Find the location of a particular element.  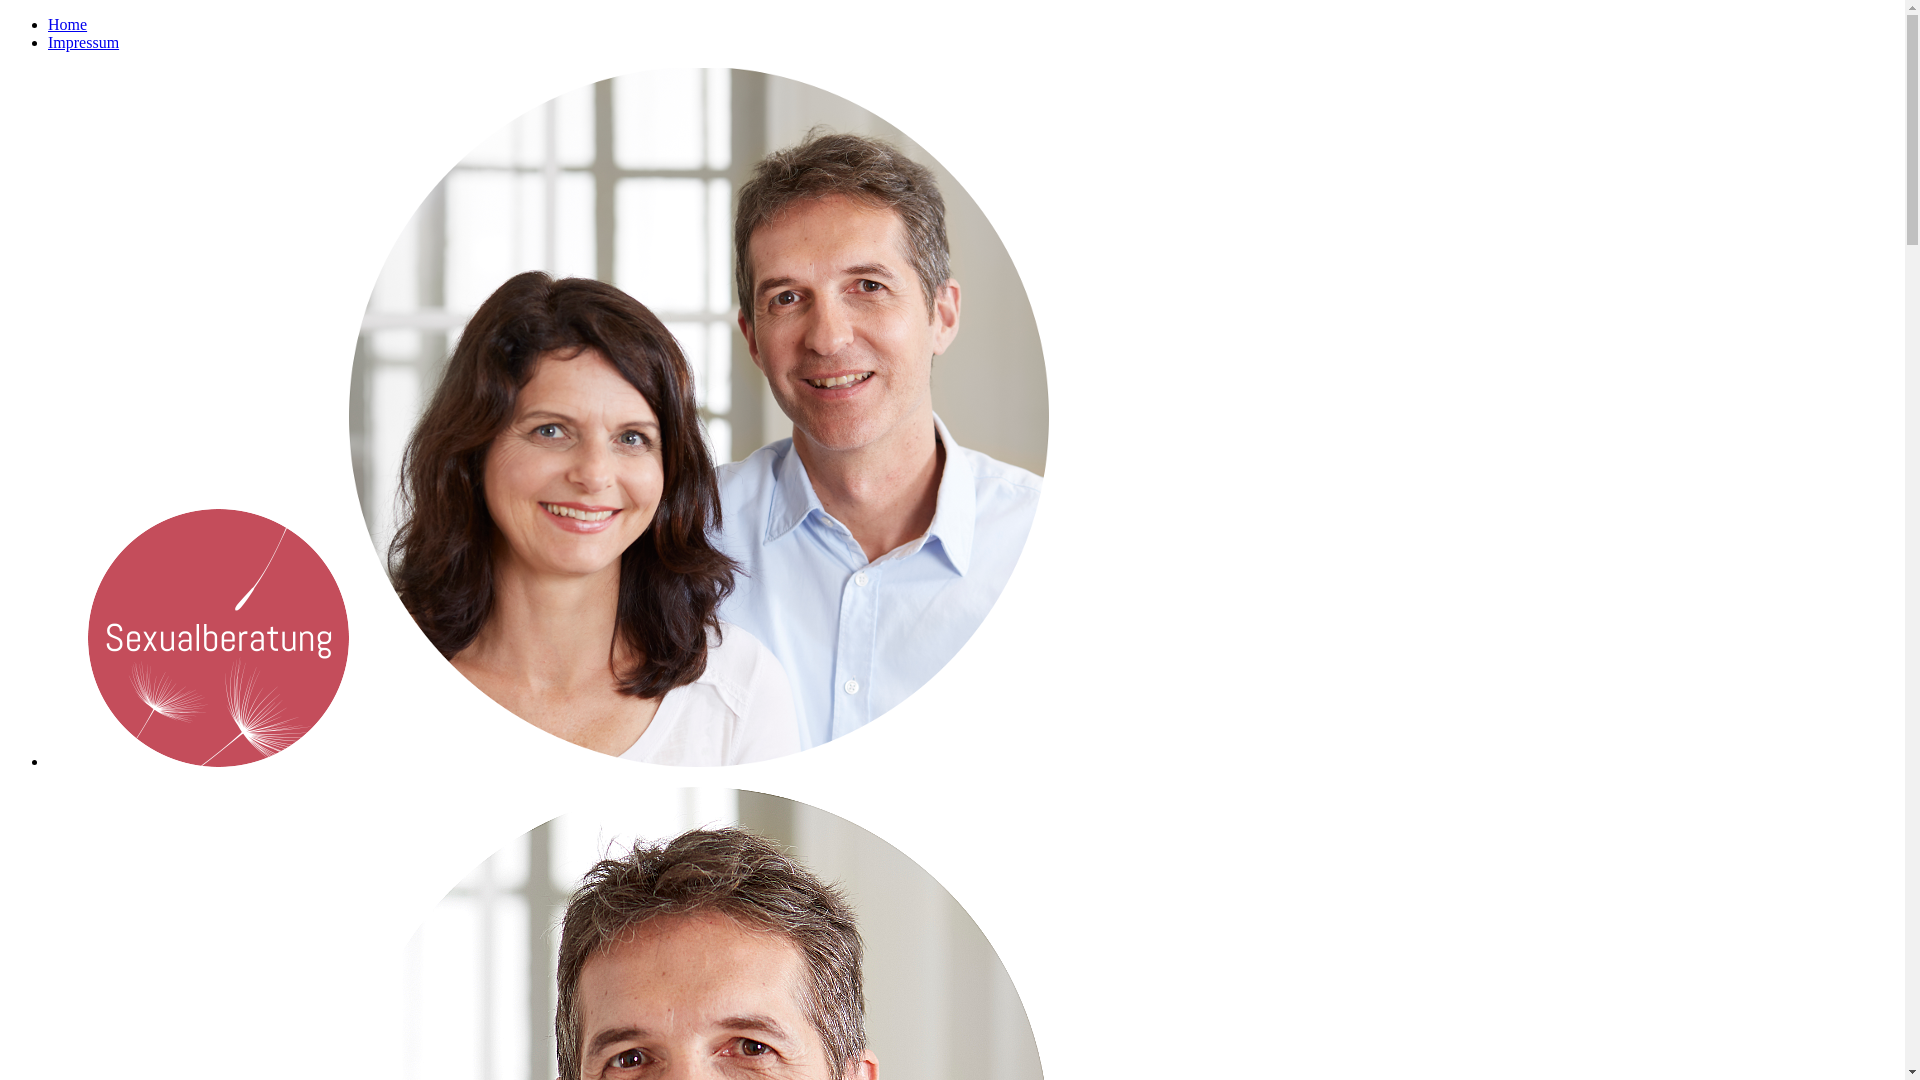

'Impressum' is located at coordinates (48, 42).